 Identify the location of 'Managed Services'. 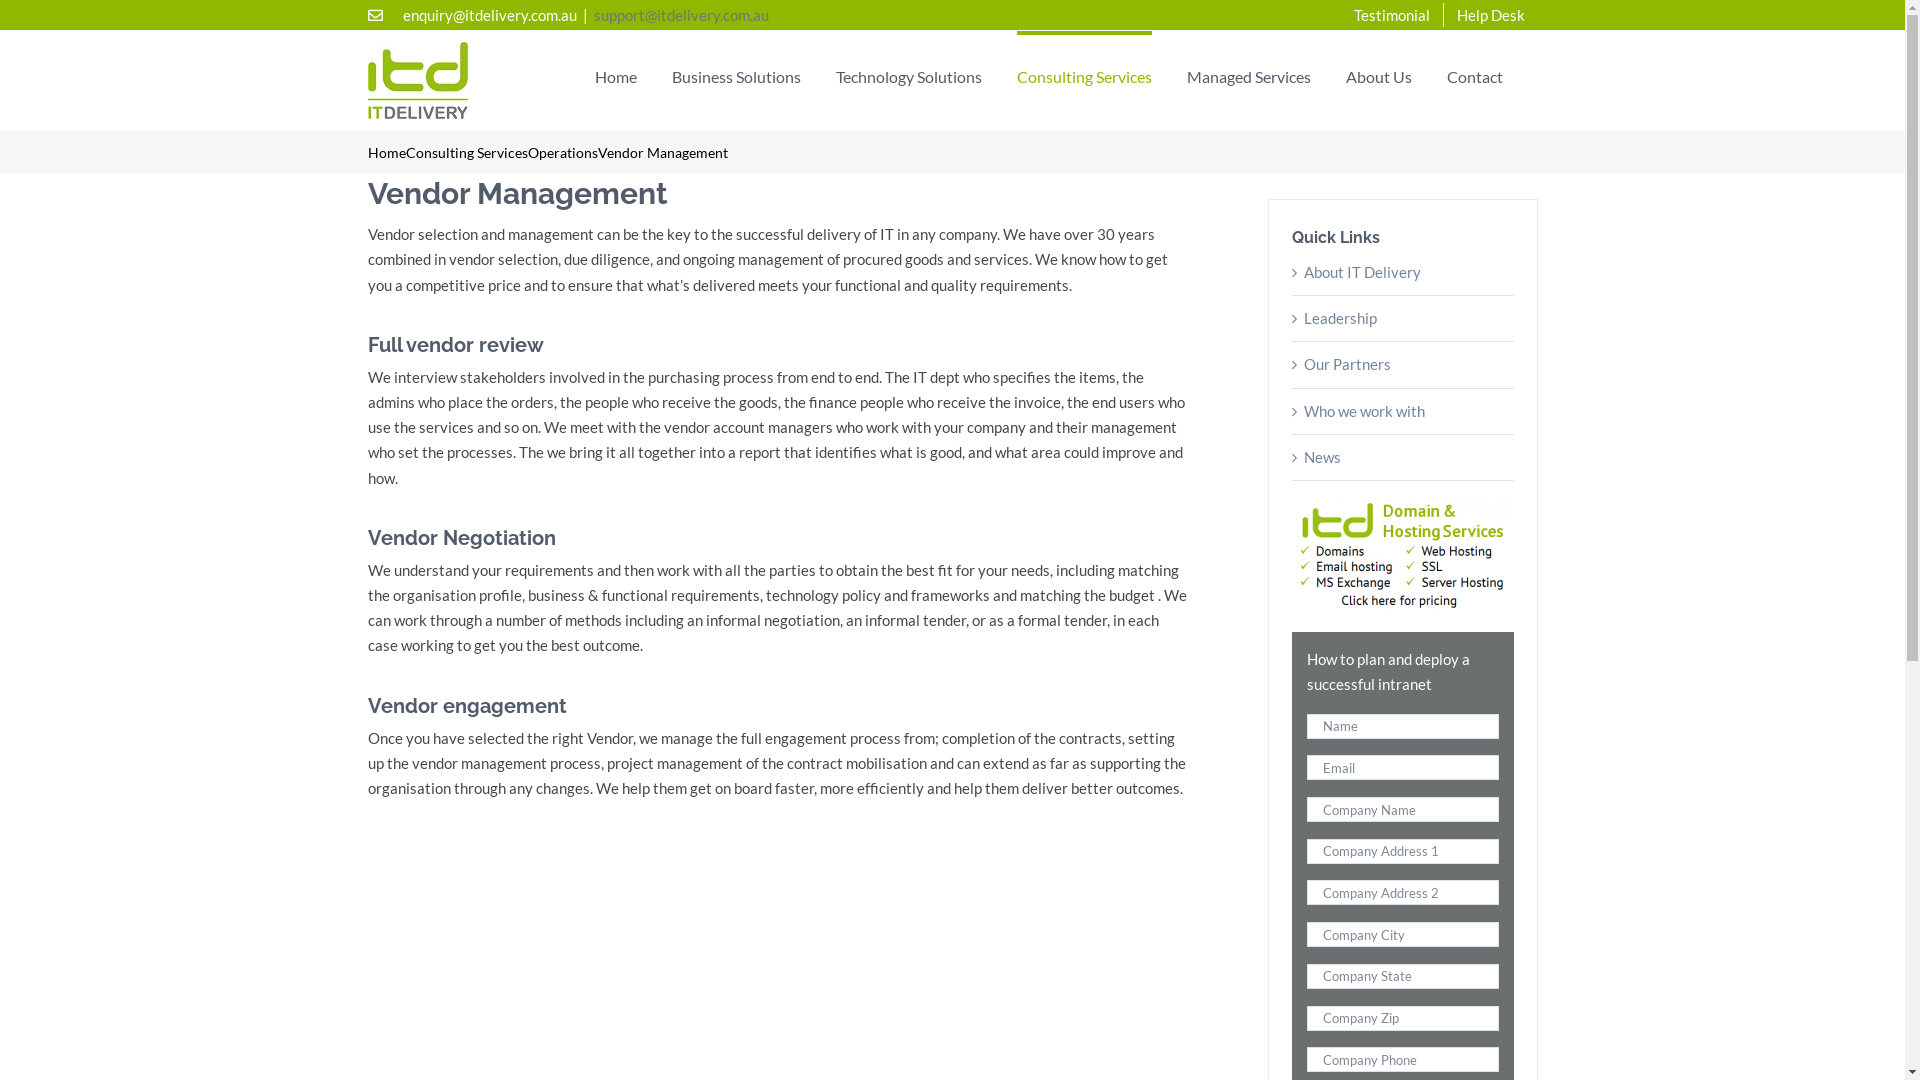
(1247, 73).